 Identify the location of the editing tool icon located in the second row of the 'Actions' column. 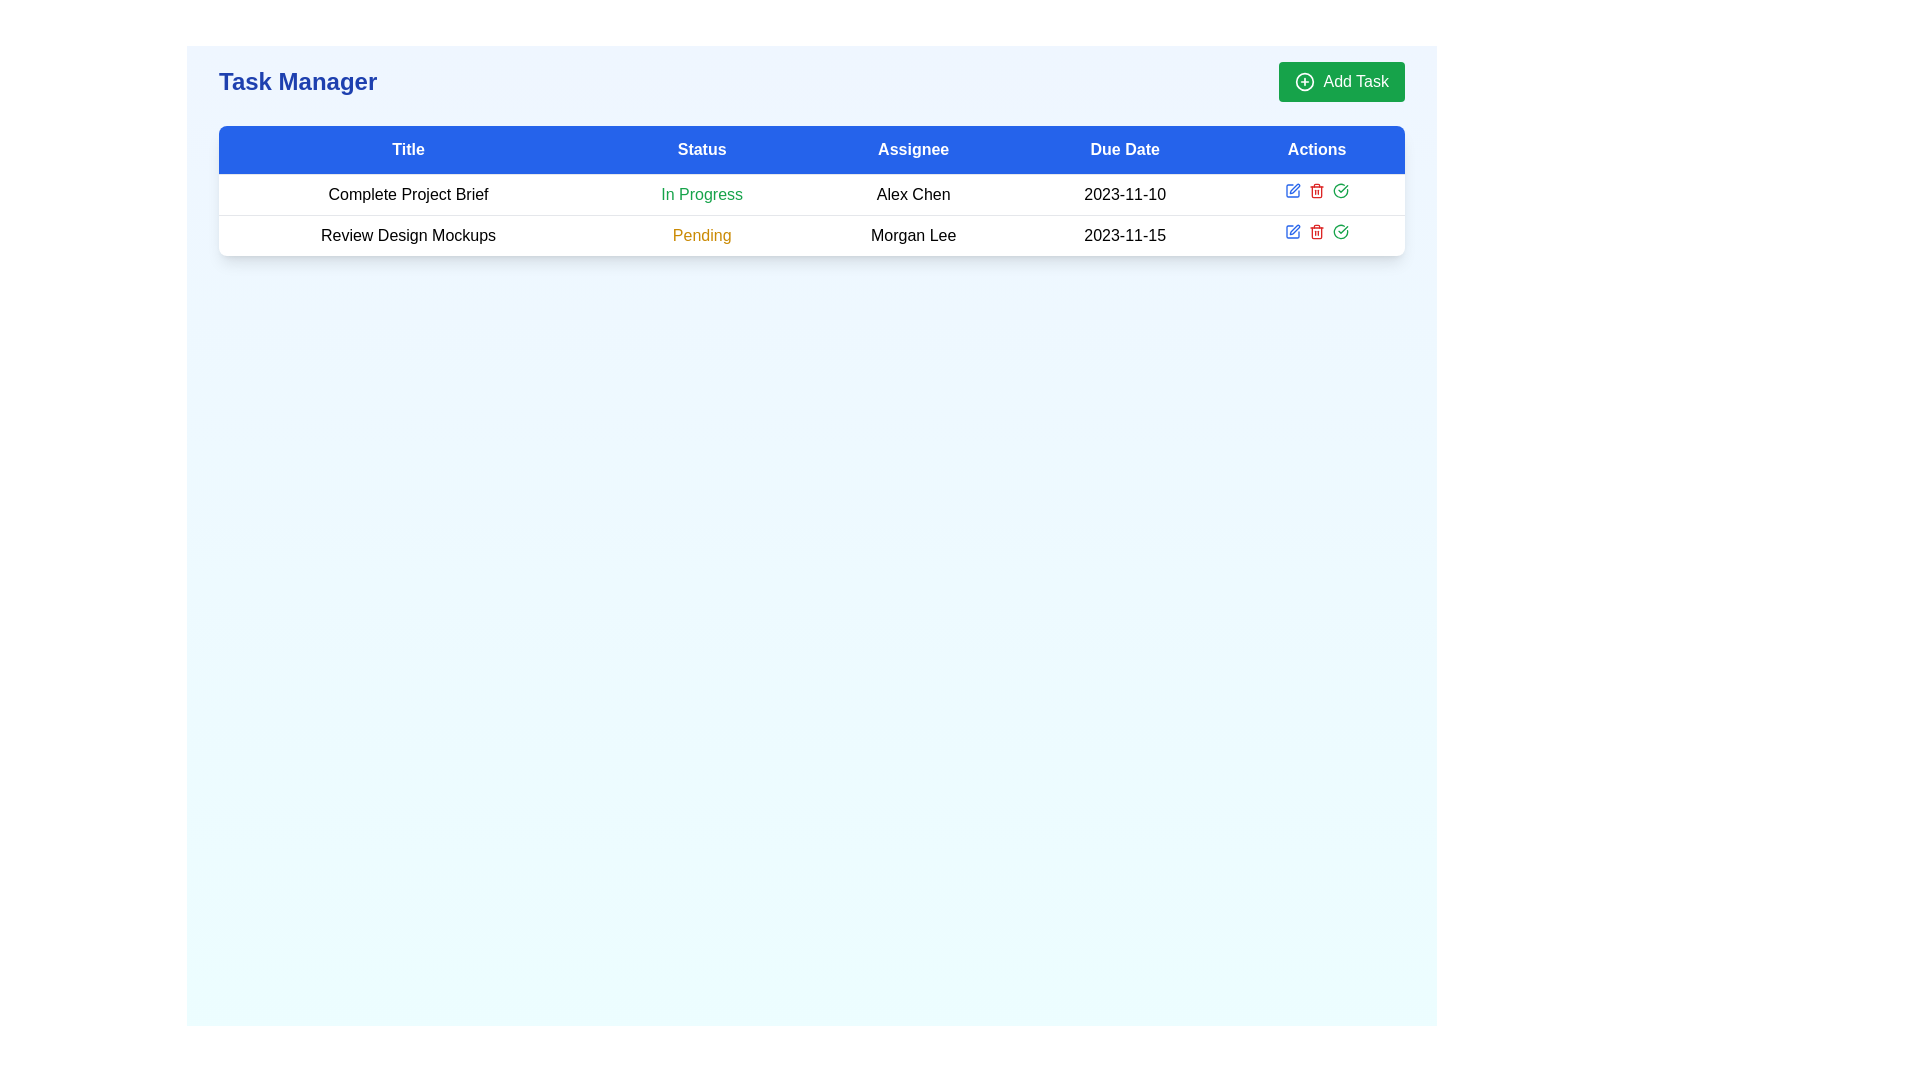
(1295, 189).